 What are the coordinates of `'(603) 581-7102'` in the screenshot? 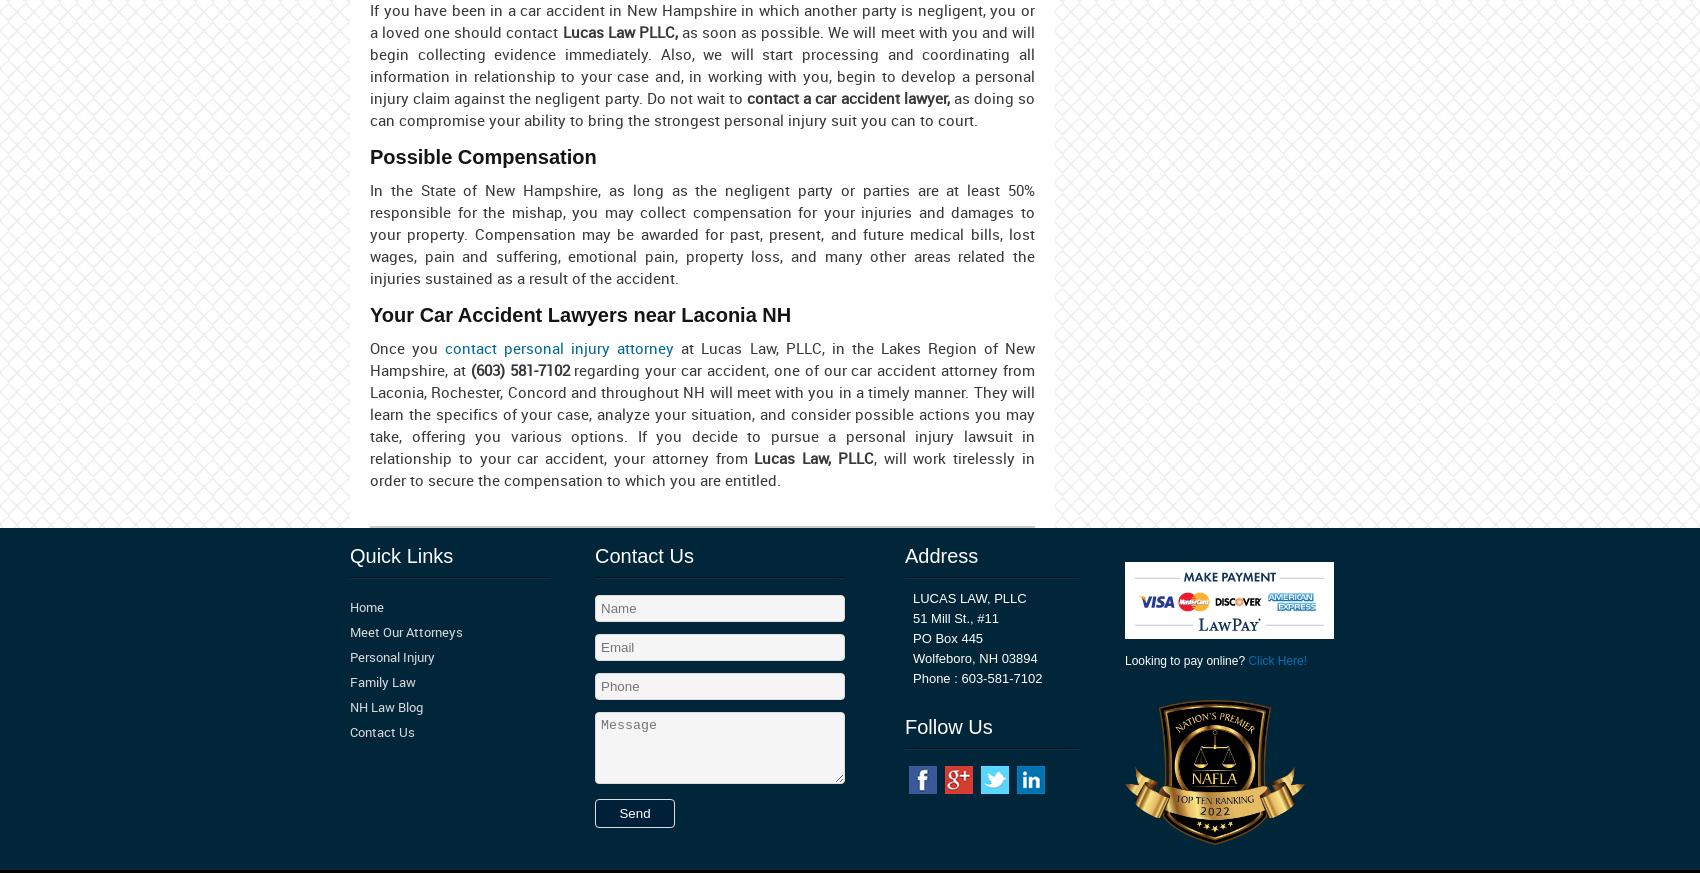 It's located at (519, 368).